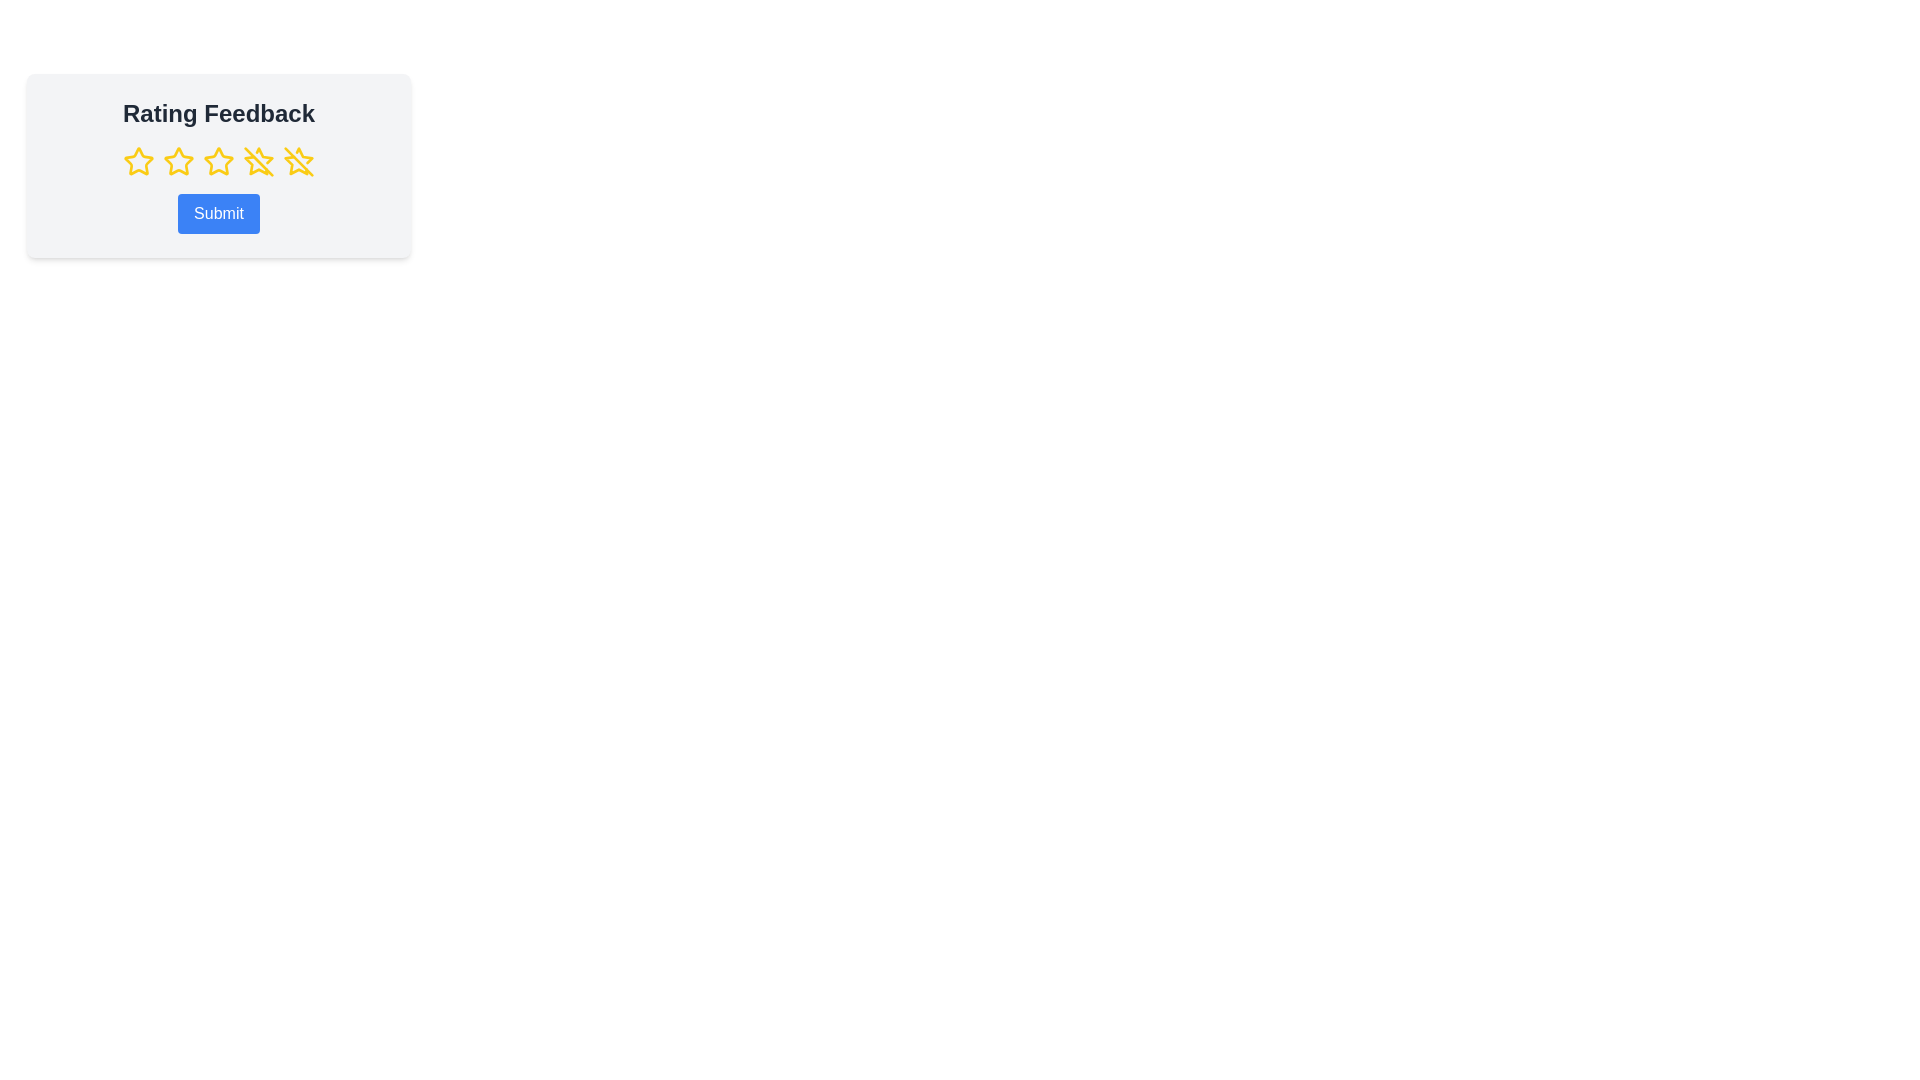  What do you see at coordinates (178, 161) in the screenshot?
I see `the second star button indicating a rating of two stars, positioned below 'Rating Feedback'` at bounding box center [178, 161].